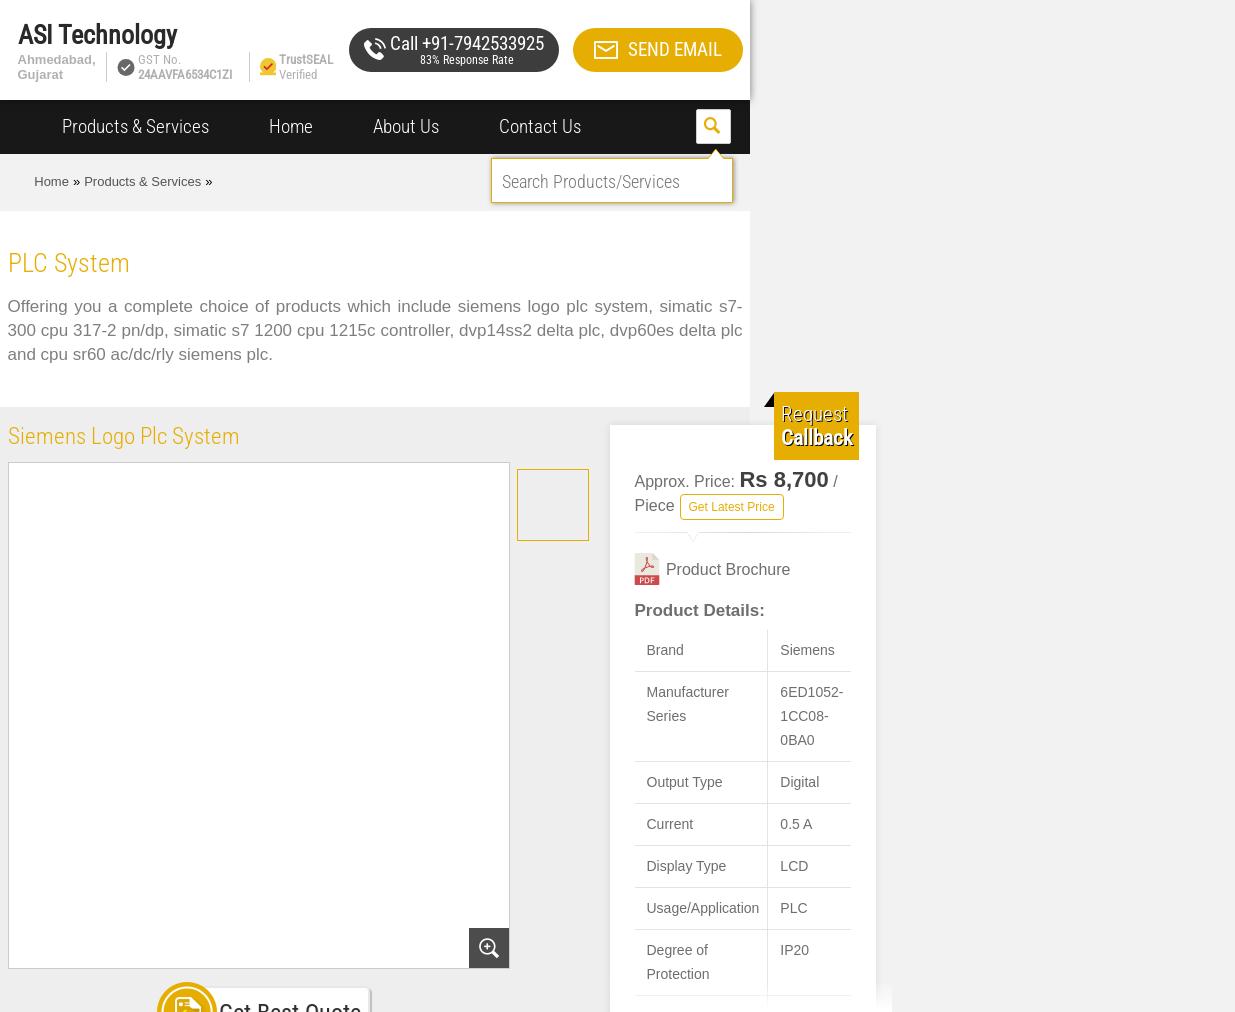  What do you see at coordinates (780, 907) in the screenshot?
I see `'PLC'` at bounding box center [780, 907].